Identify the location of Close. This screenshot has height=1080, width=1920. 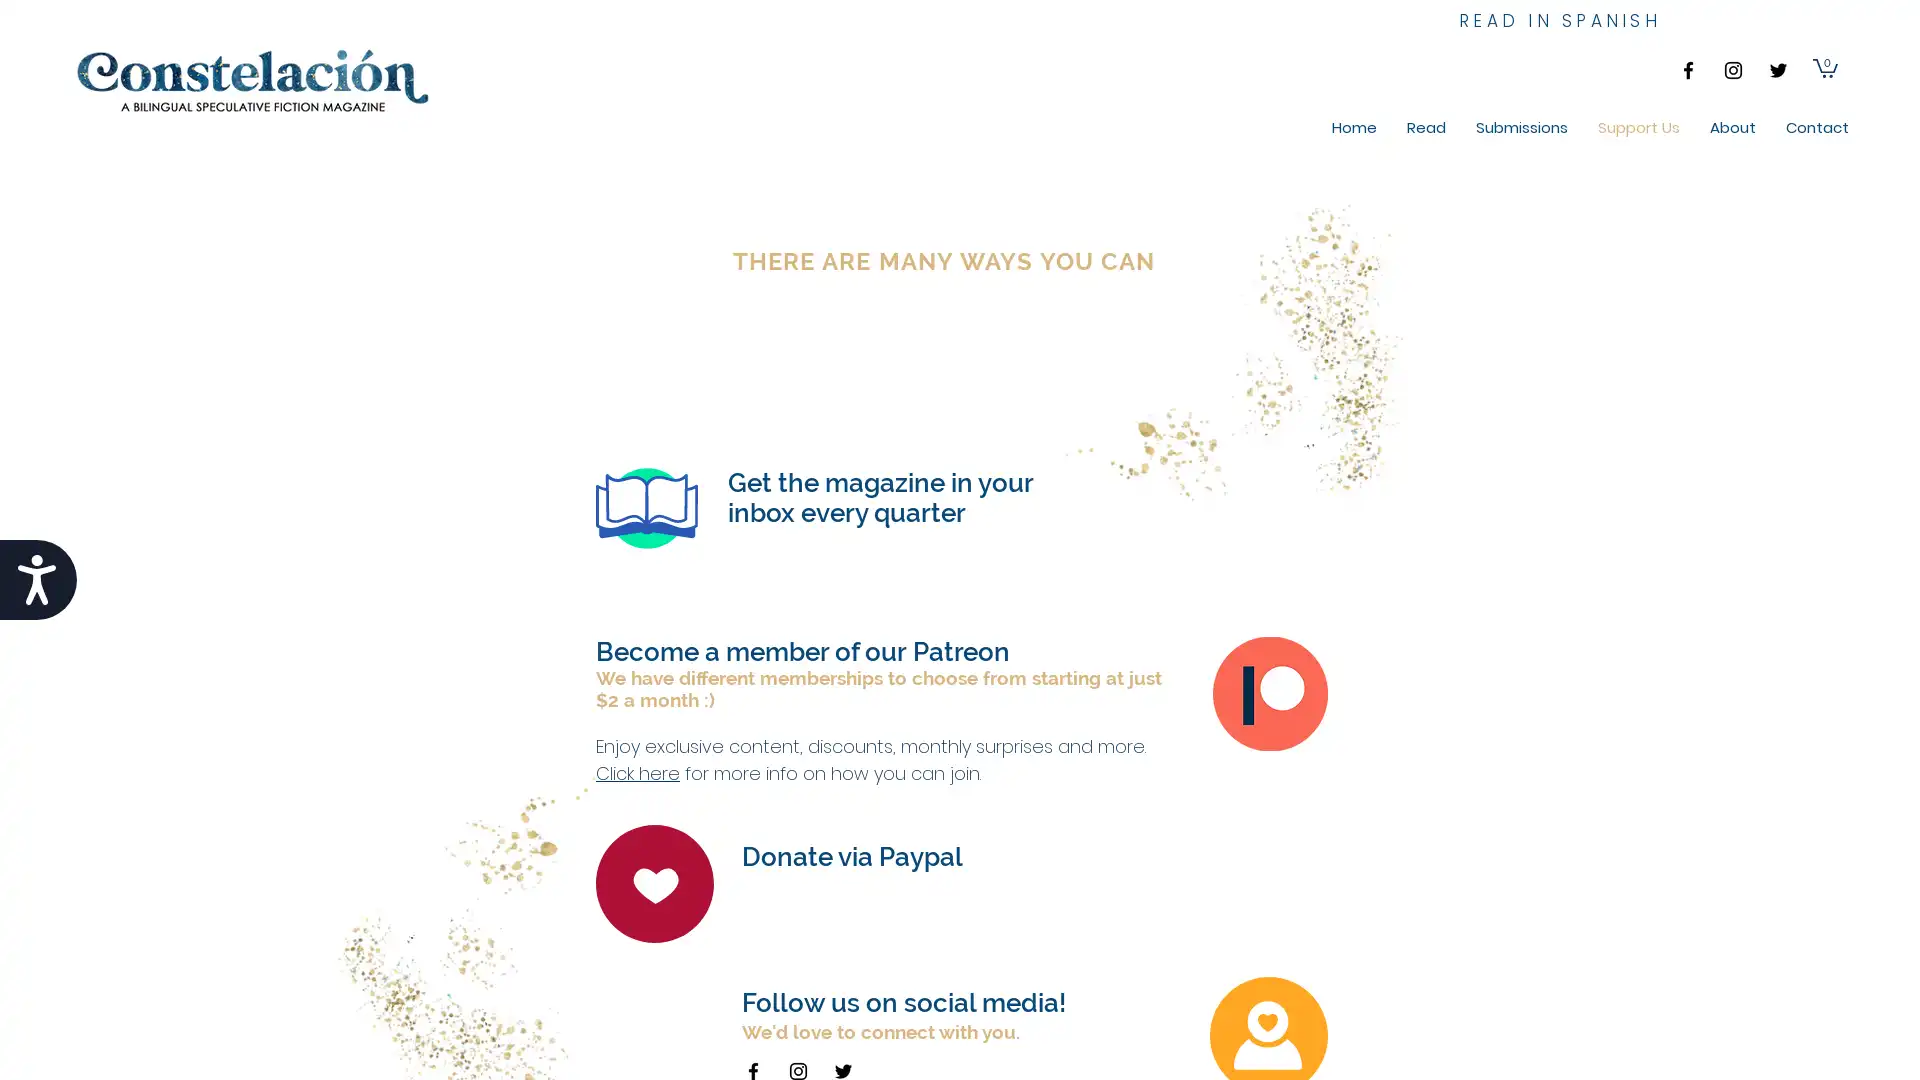
(1895, 1044).